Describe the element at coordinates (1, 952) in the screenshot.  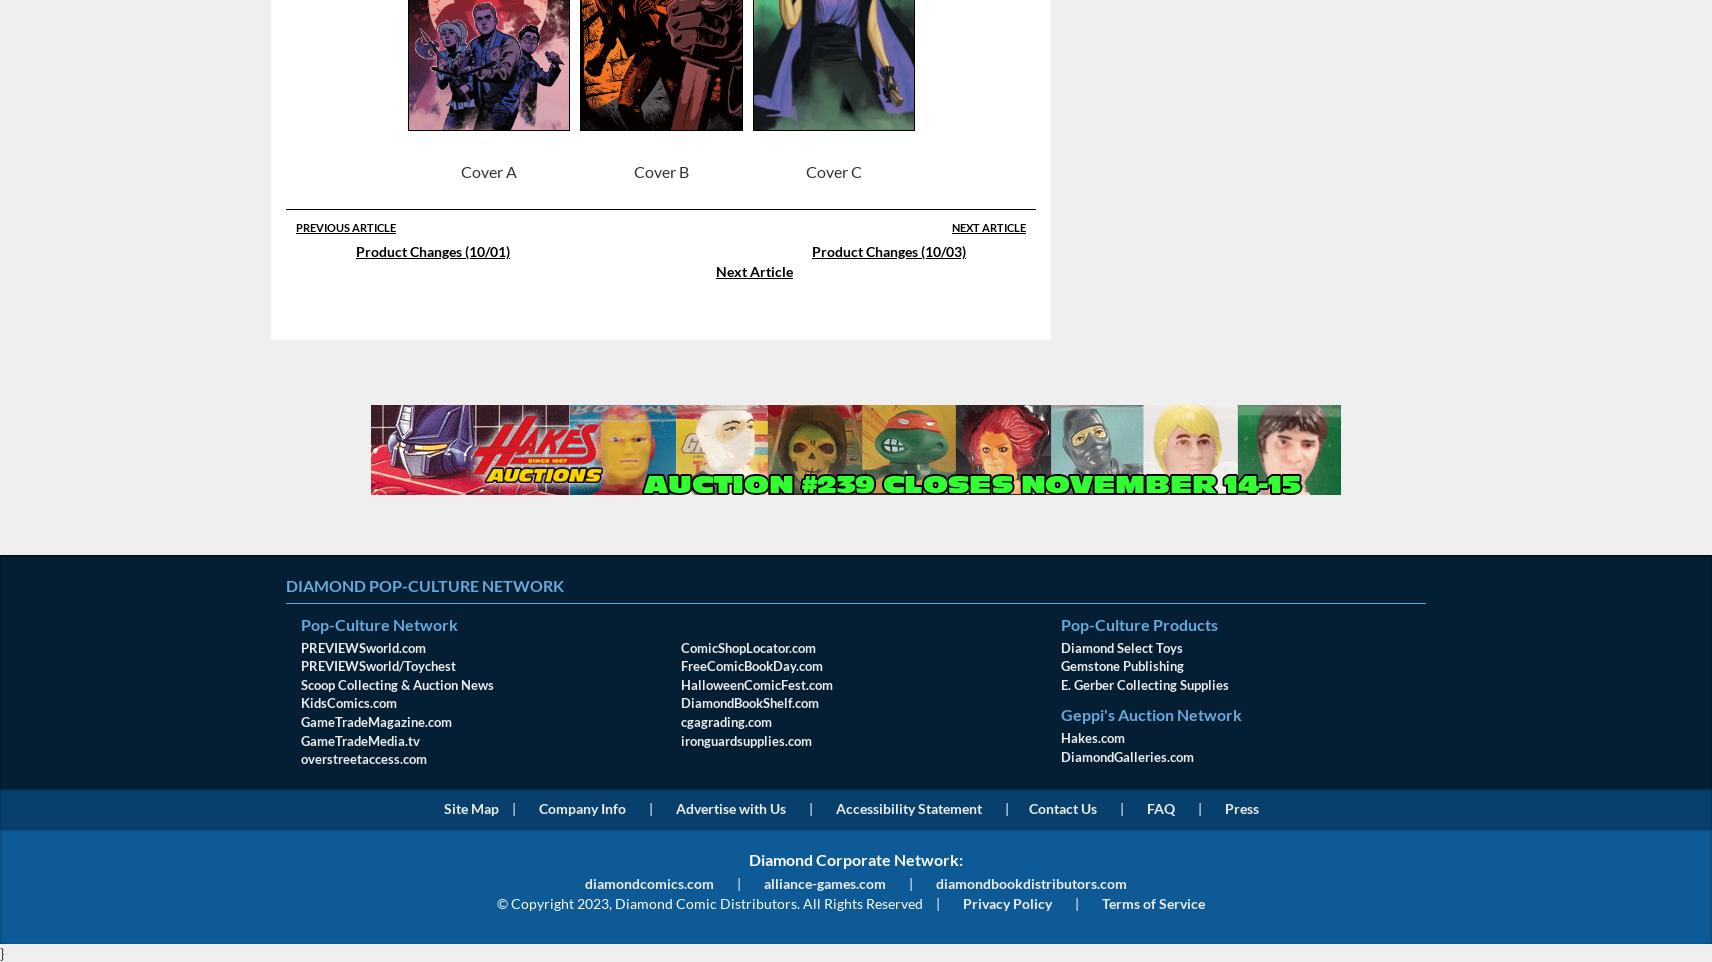
I see `'}'` at that location.